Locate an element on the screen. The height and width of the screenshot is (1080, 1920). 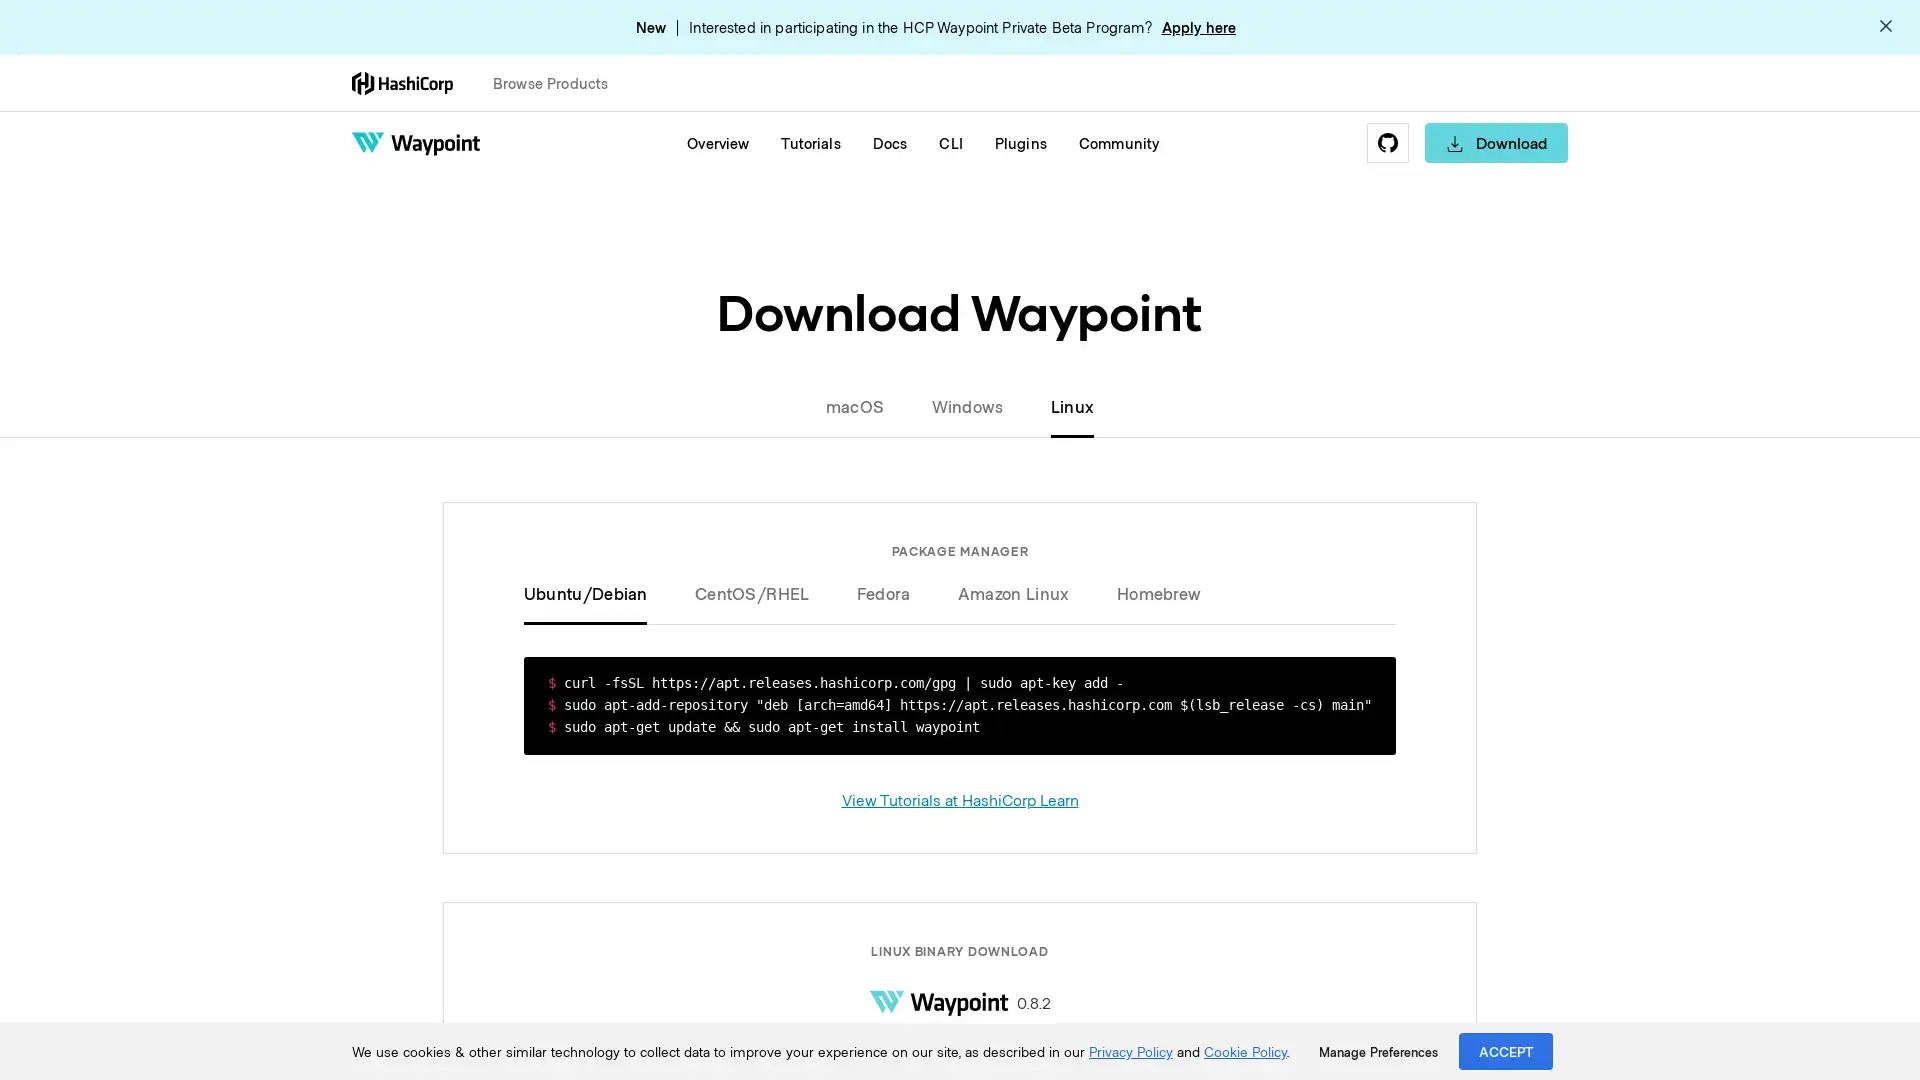
Windows is located at coordinates (966, 405).